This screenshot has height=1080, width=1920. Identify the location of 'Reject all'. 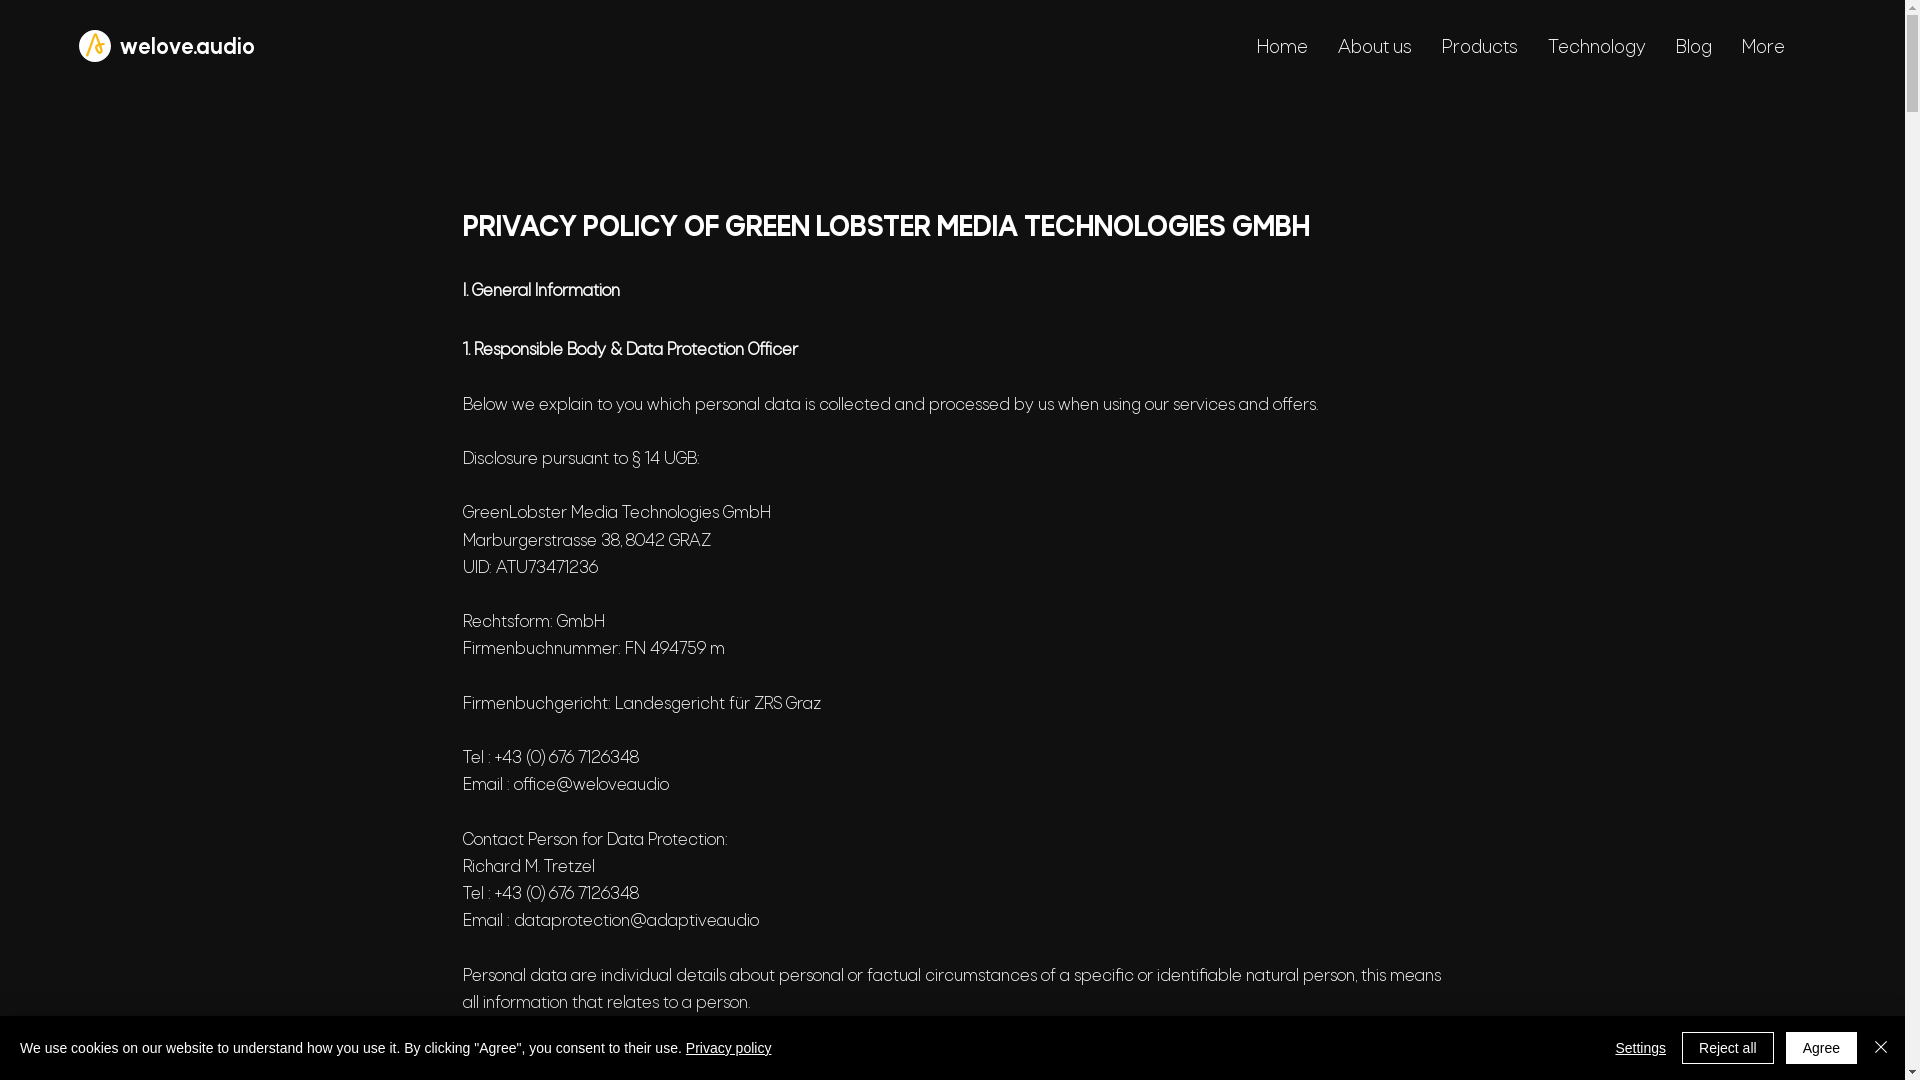
(1727, 1047).